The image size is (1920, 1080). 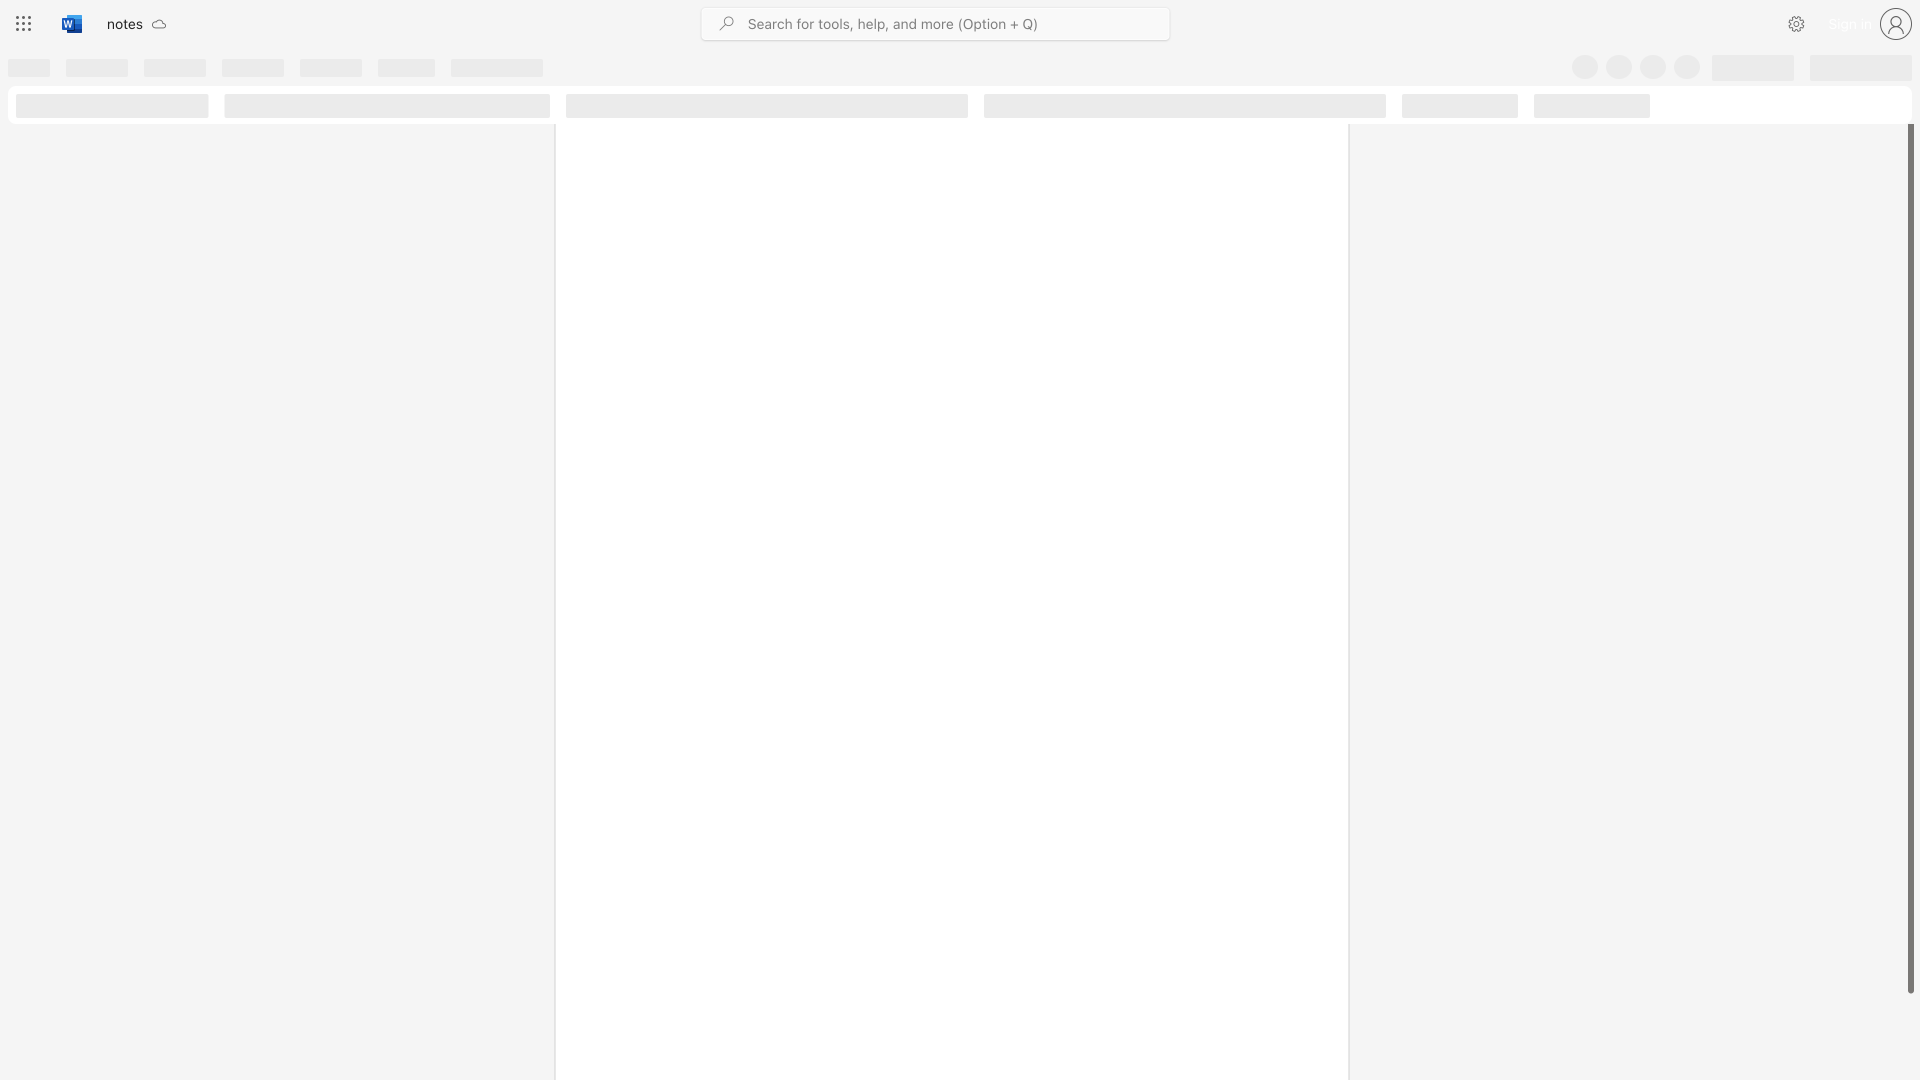 What do you see at coordinates (1909, 79) in the screenshot?
I see `the scrollbar on the right side to scroll the page up` at bounding box center [1909, 79].